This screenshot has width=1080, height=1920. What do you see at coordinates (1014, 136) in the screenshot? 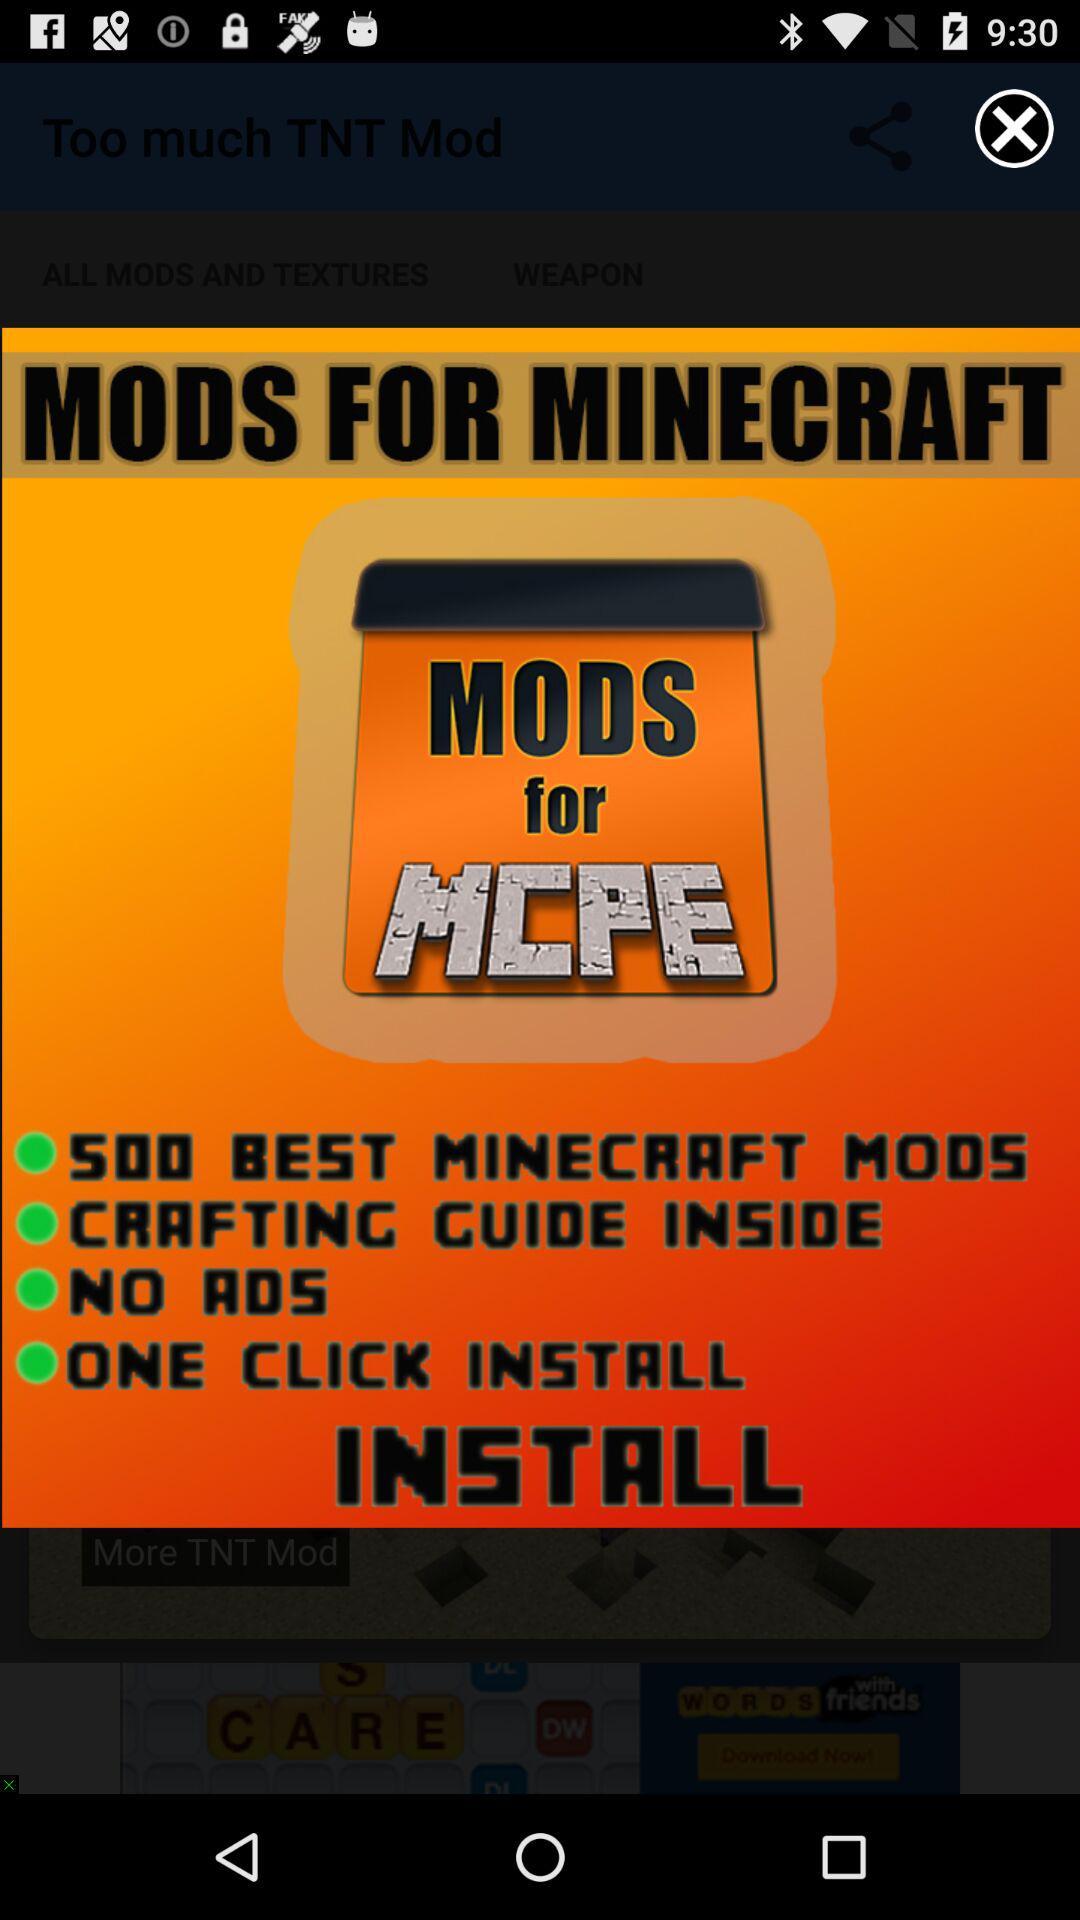
I see `the close icon` at bounding box center [1014, 136].